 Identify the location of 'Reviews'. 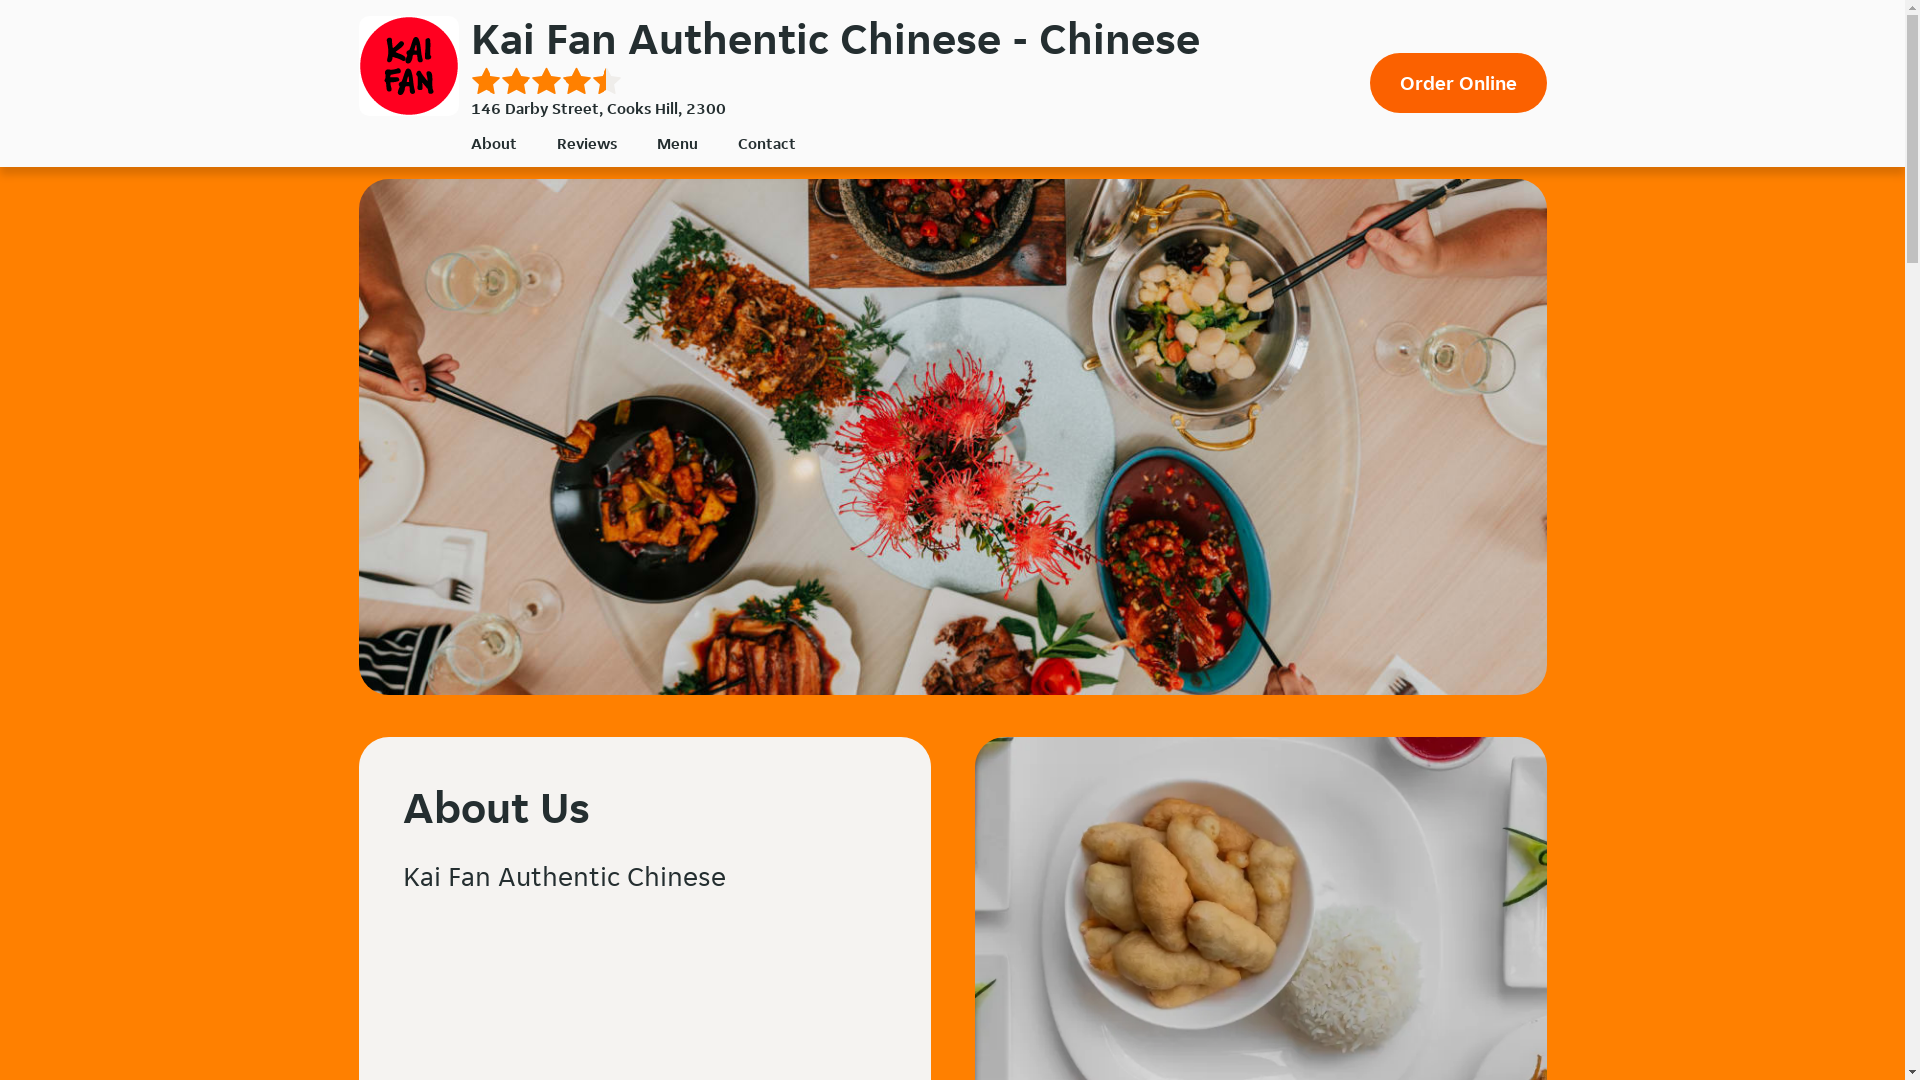
(584, 142).